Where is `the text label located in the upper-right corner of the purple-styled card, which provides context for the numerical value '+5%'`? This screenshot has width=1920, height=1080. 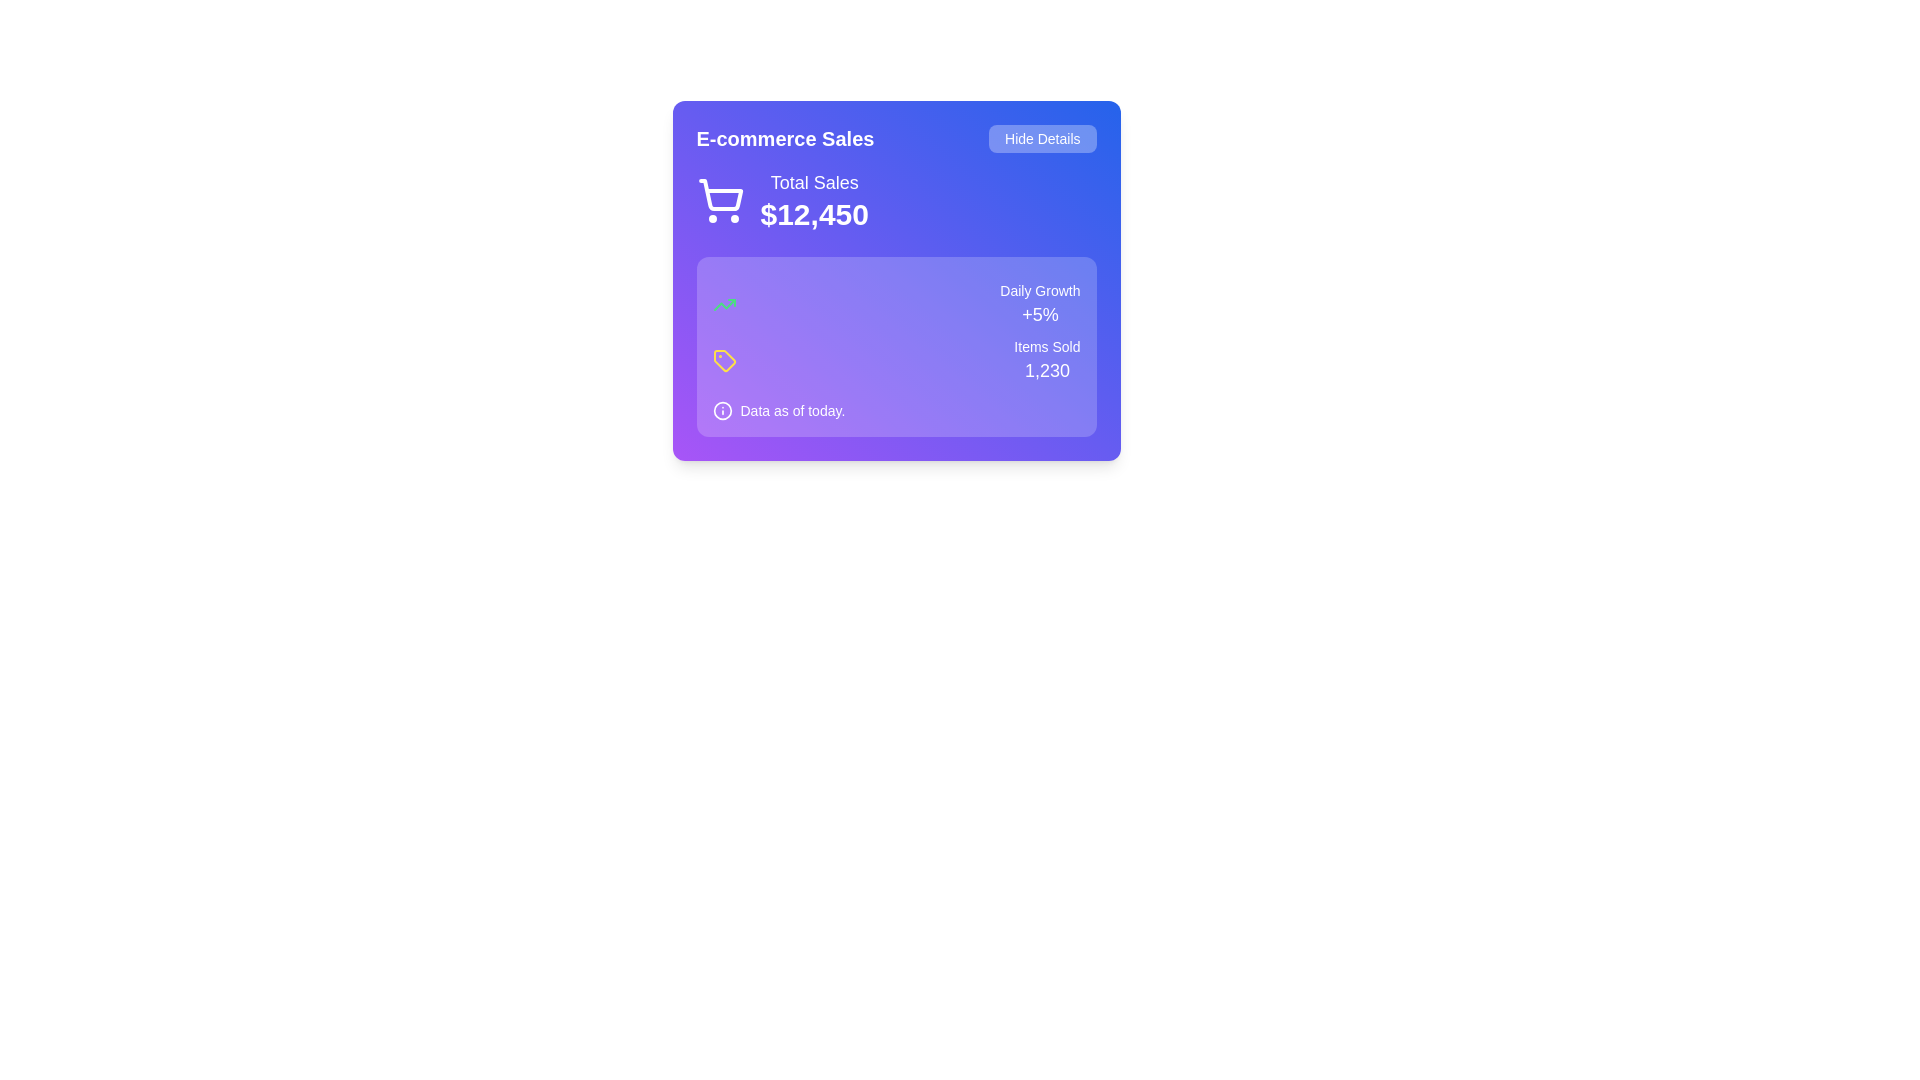 the text label located in the upper-right corner of the purple-styled card, which provides context for the numerical value '+5%' is located at coordinates (1040, 290).